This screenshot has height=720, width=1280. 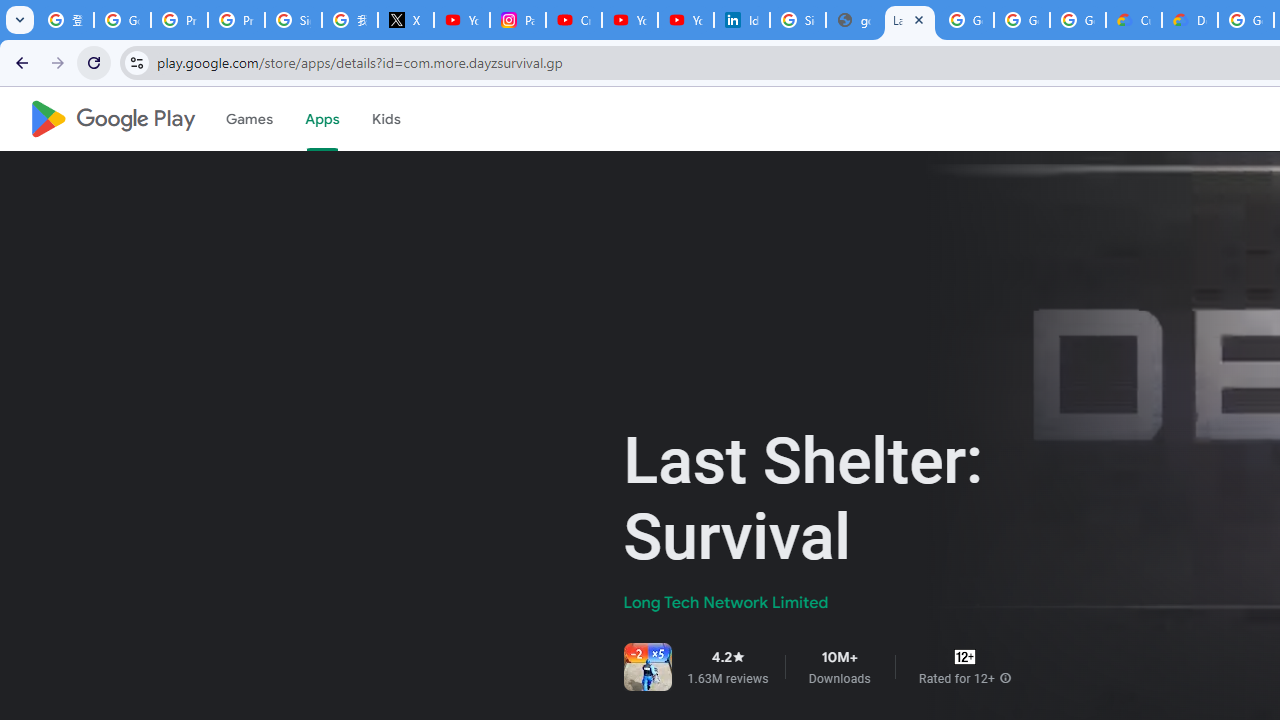 I want to click on 'Kids', so click(x=385, y=119).